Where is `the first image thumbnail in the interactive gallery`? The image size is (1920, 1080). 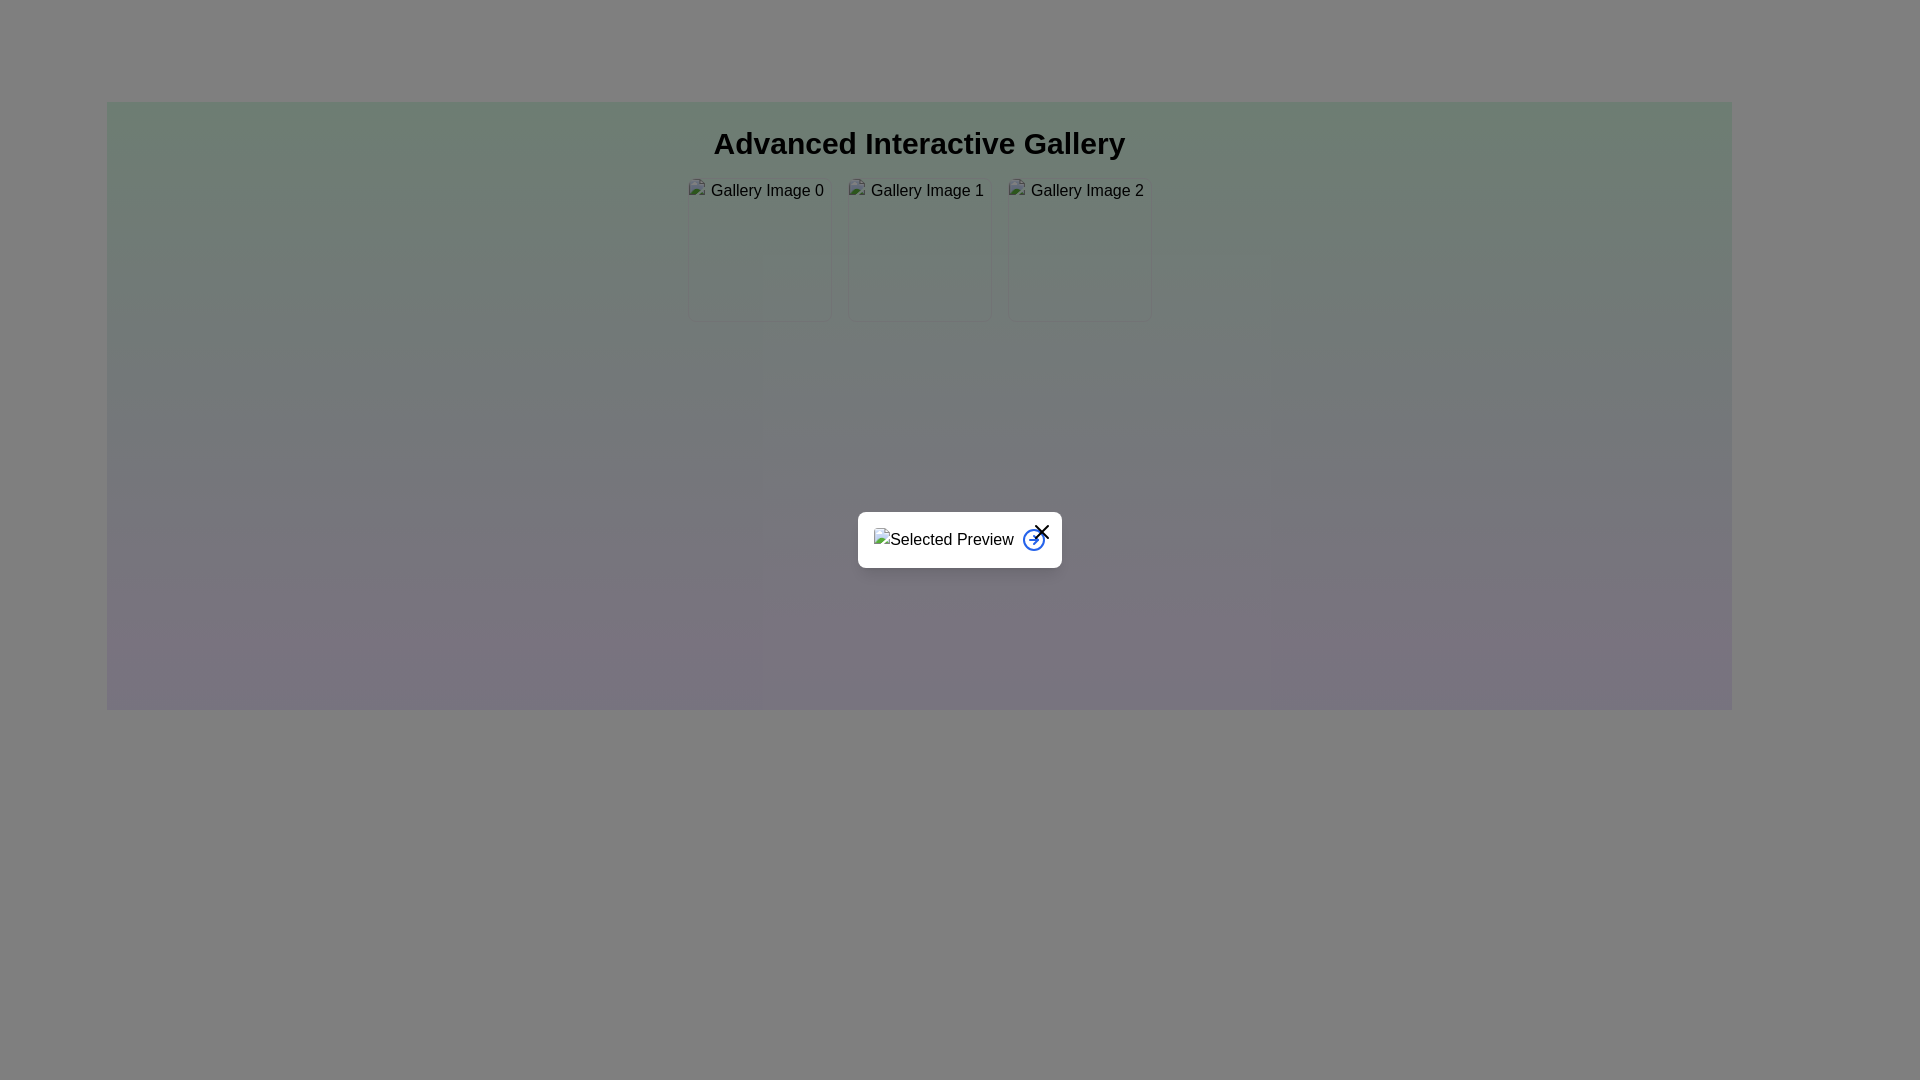
the first image thumbnail in the interactive gallery is located at coordinates (758, 249).